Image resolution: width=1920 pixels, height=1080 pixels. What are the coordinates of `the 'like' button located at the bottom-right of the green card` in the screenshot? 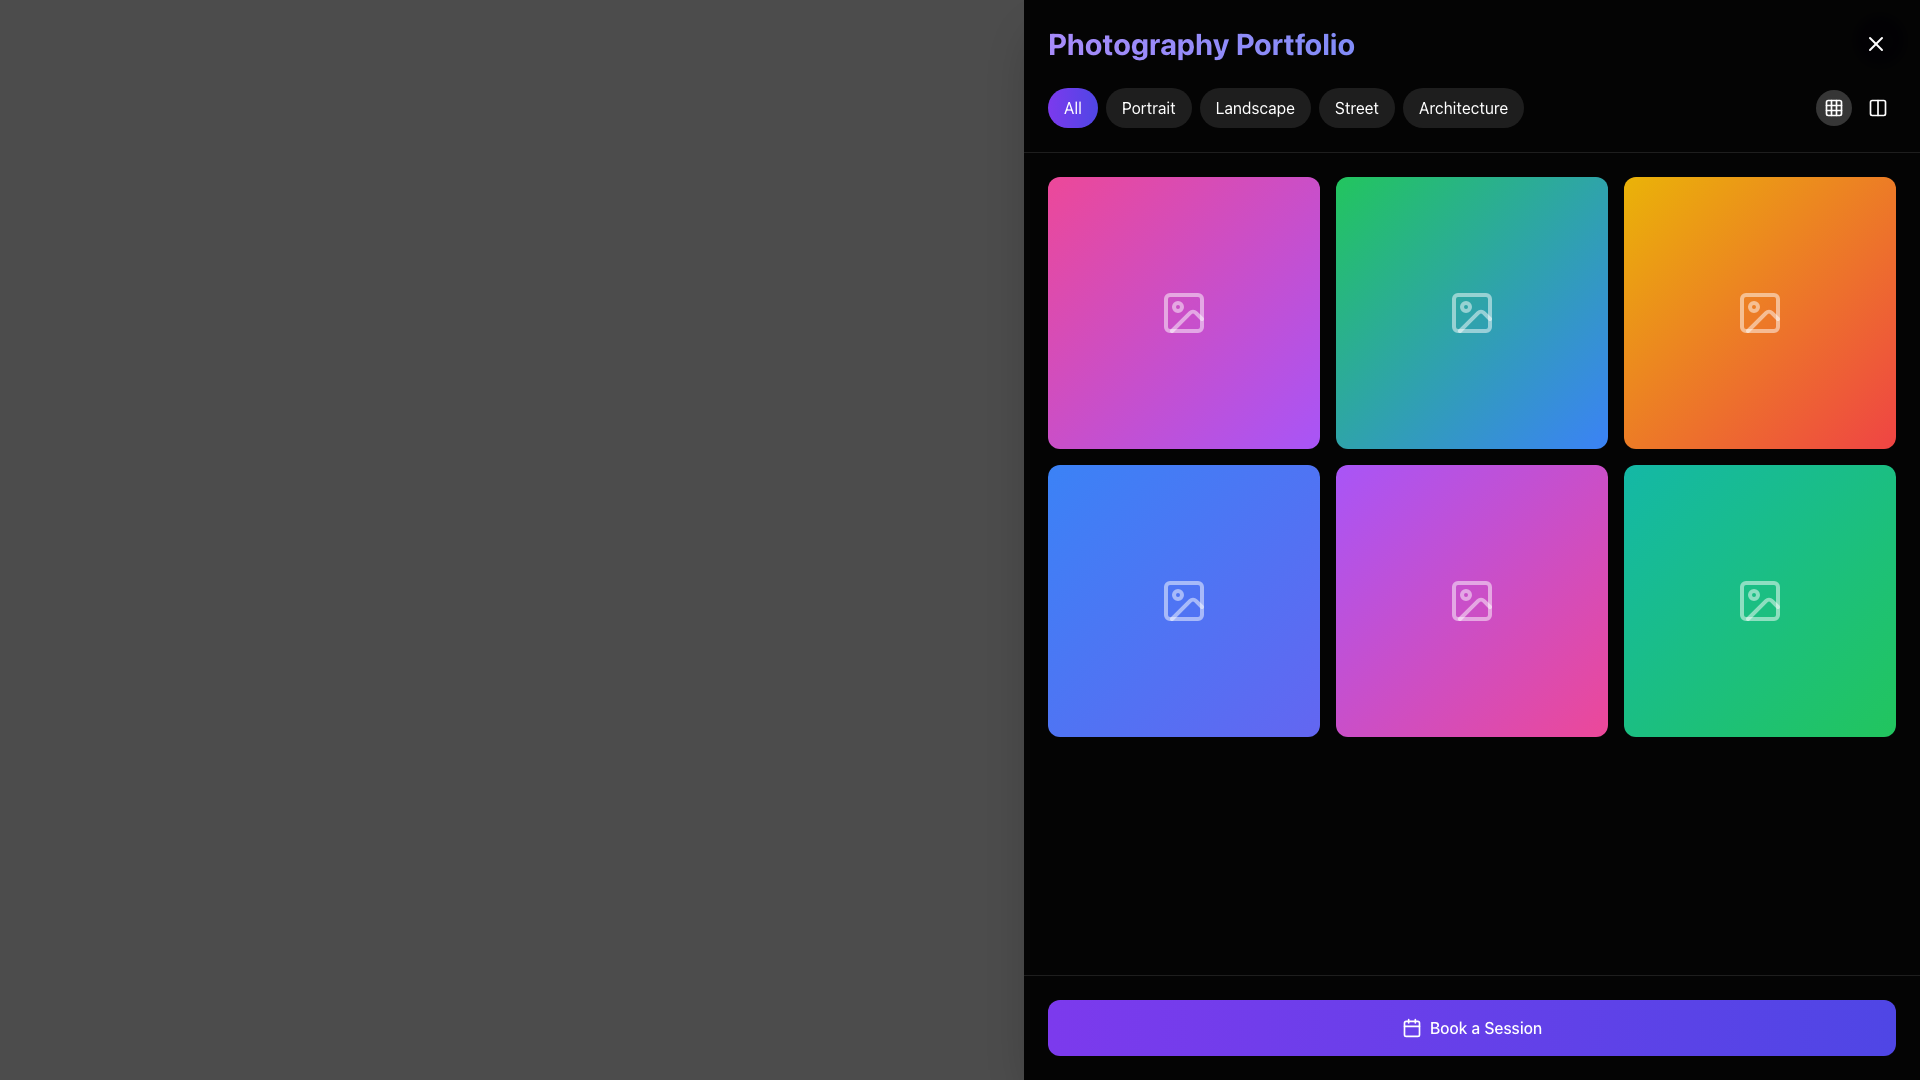 It's located at (1711, 600).